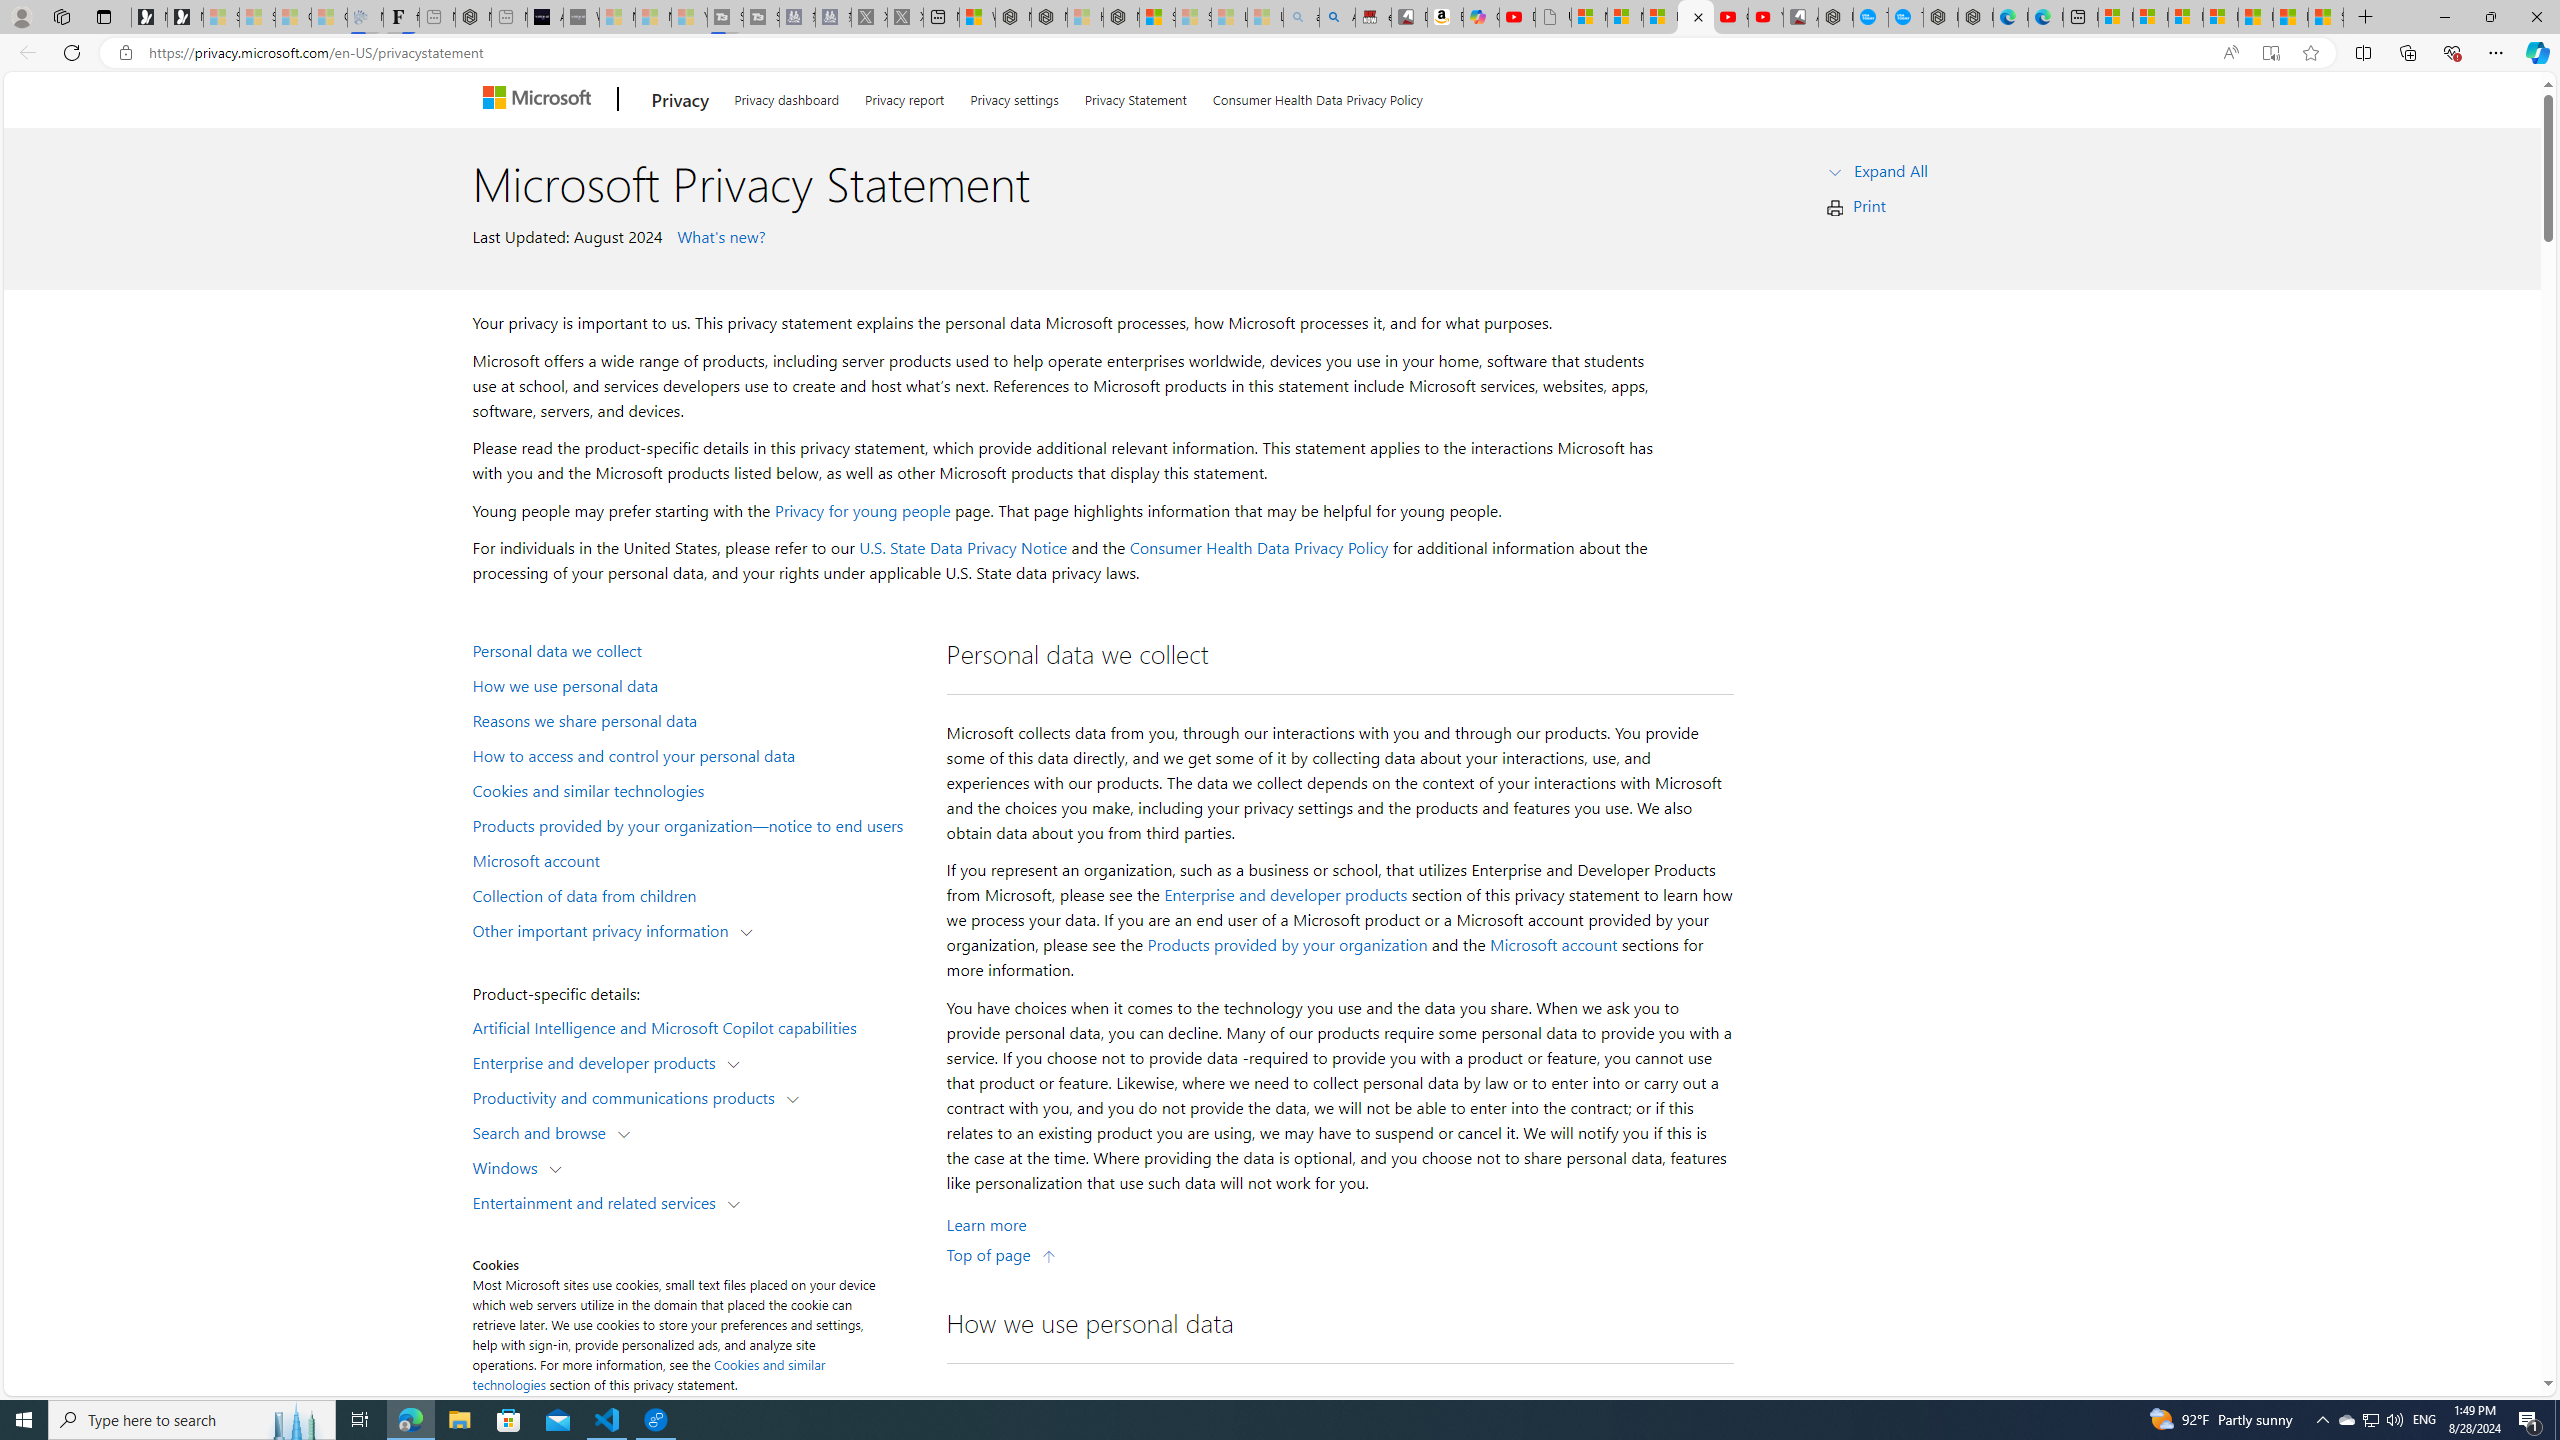 The width and height of the screenshot is (2560, 1440). I want to click on 'How we use personal data', so click(696, 685).